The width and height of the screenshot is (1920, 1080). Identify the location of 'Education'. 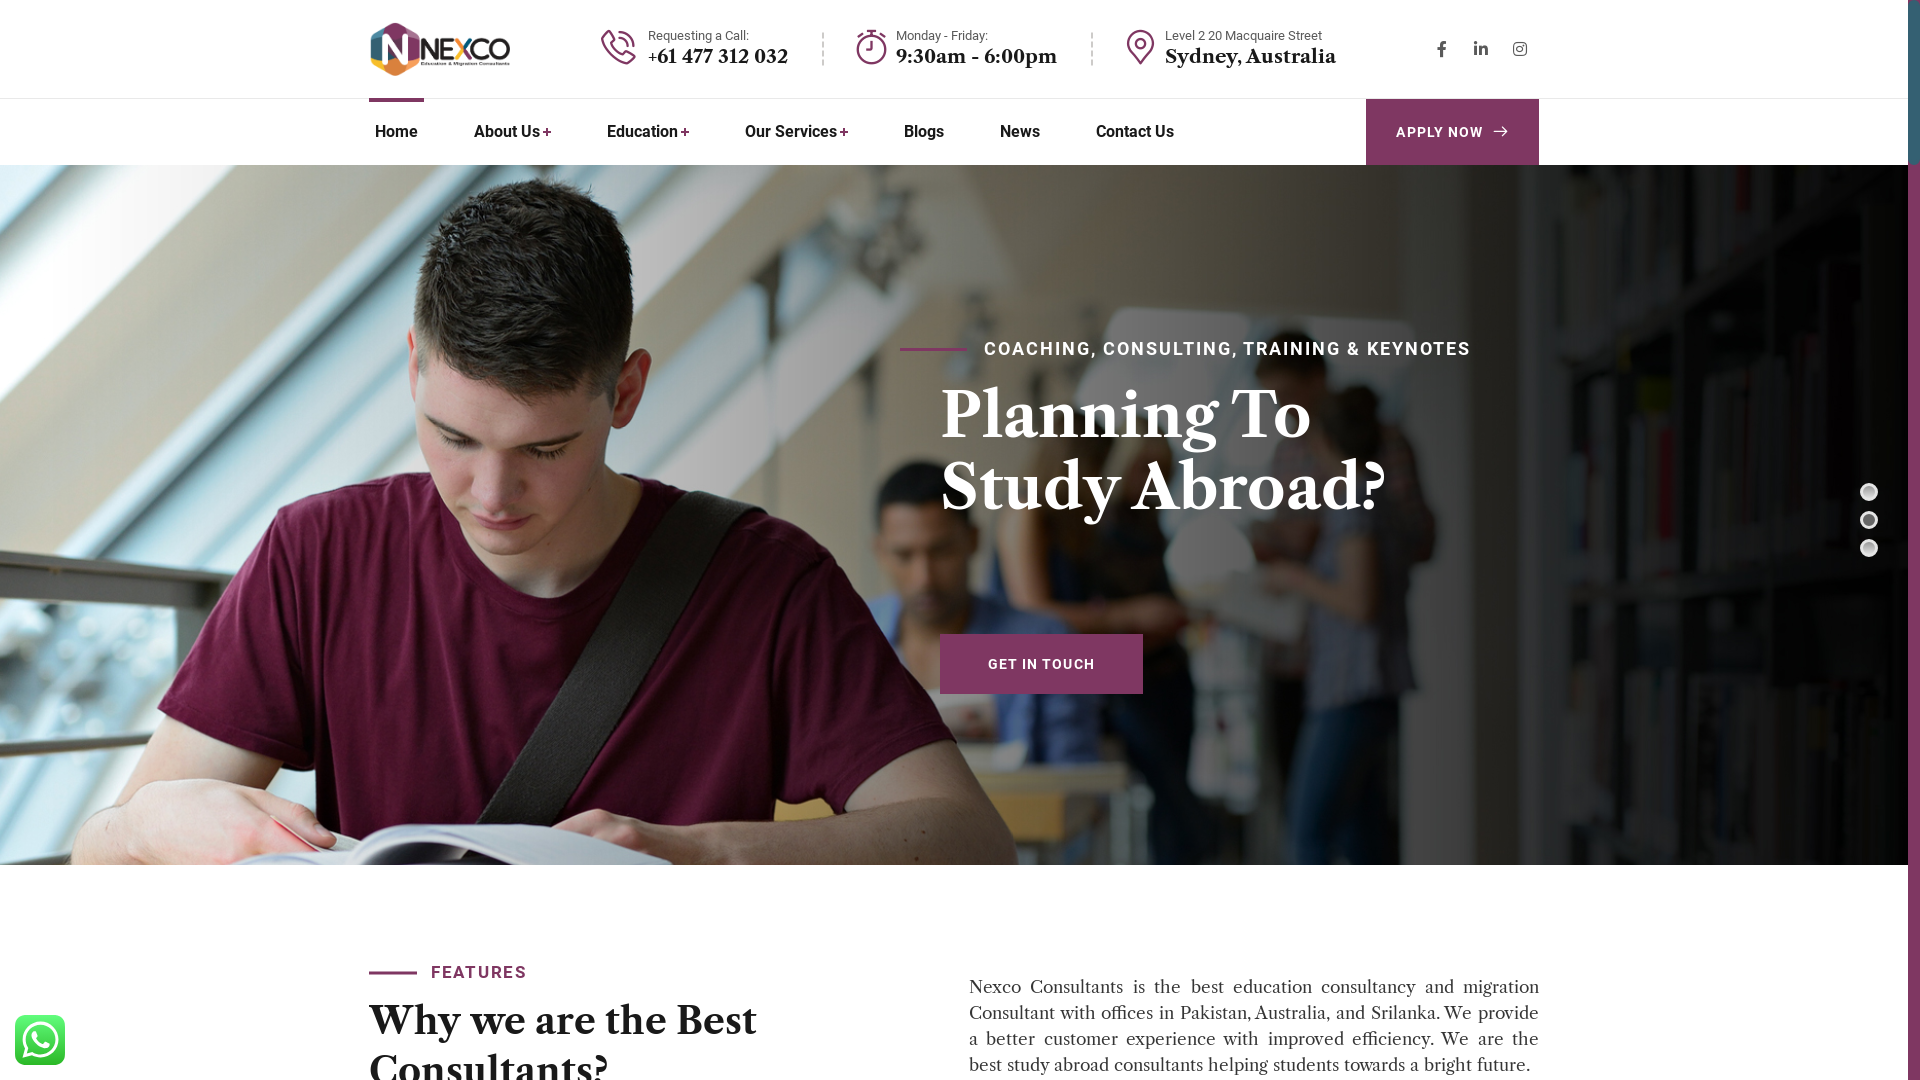
(648, 131).